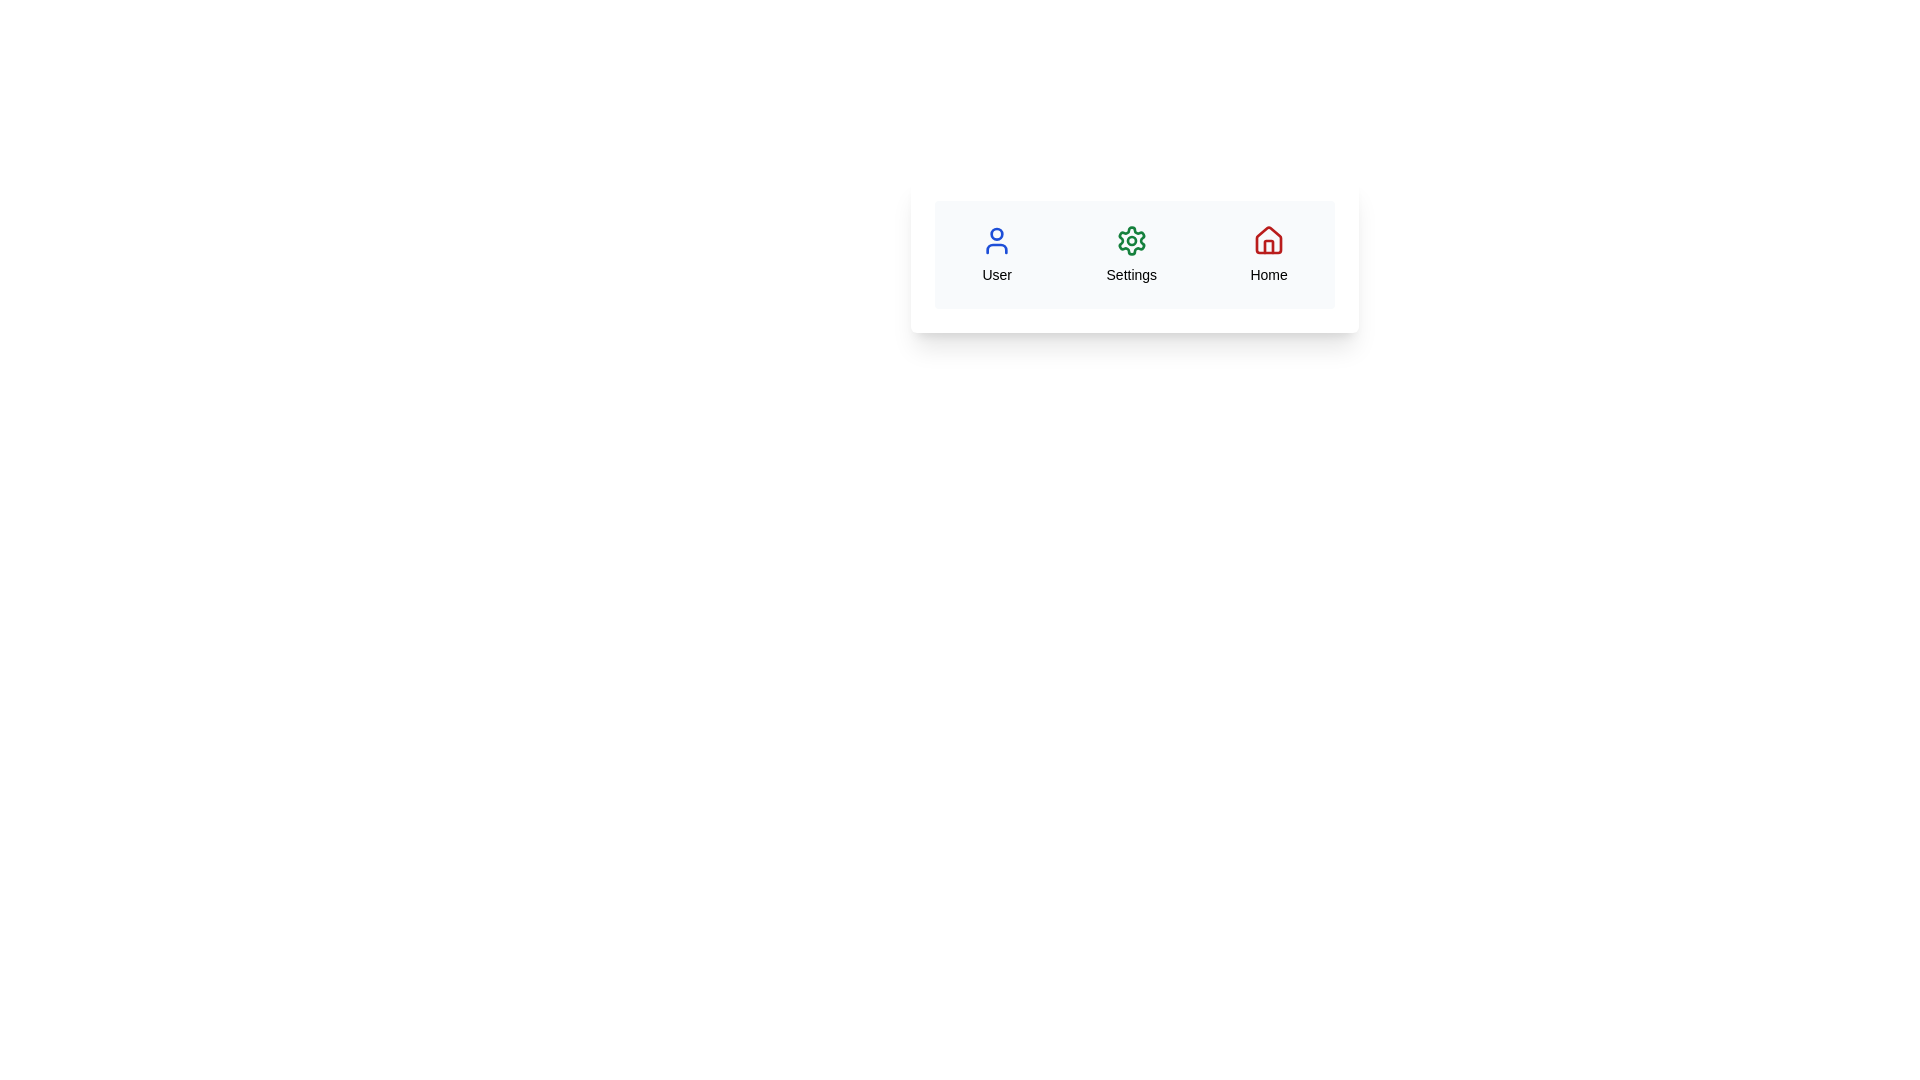 This screenshot has width=1920, height=1080. Describe the element at coordinates (997, 253) in the screenshot. I see `the User button, which features a blue icon of a person above the label 'User' in black font` at that location.